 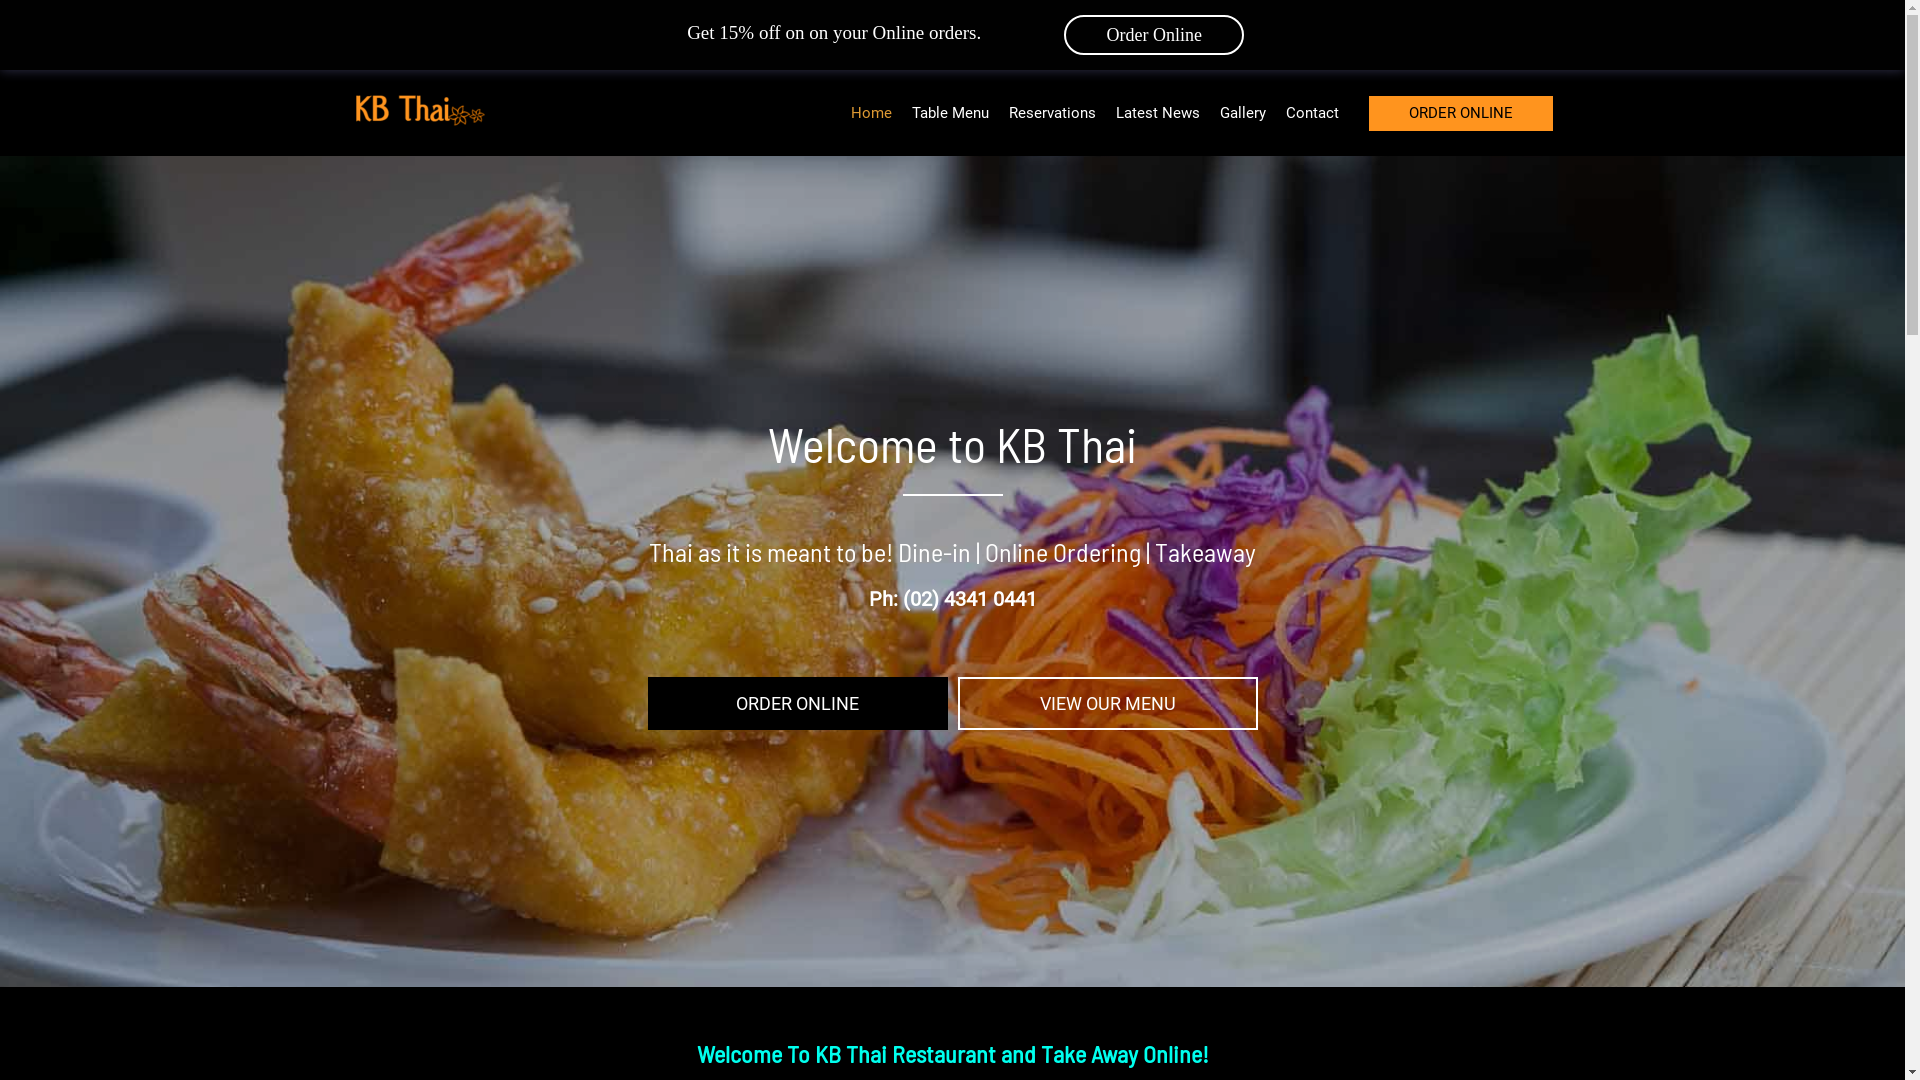 I want to click on 'Order Online', so click(x=1153, y=34).